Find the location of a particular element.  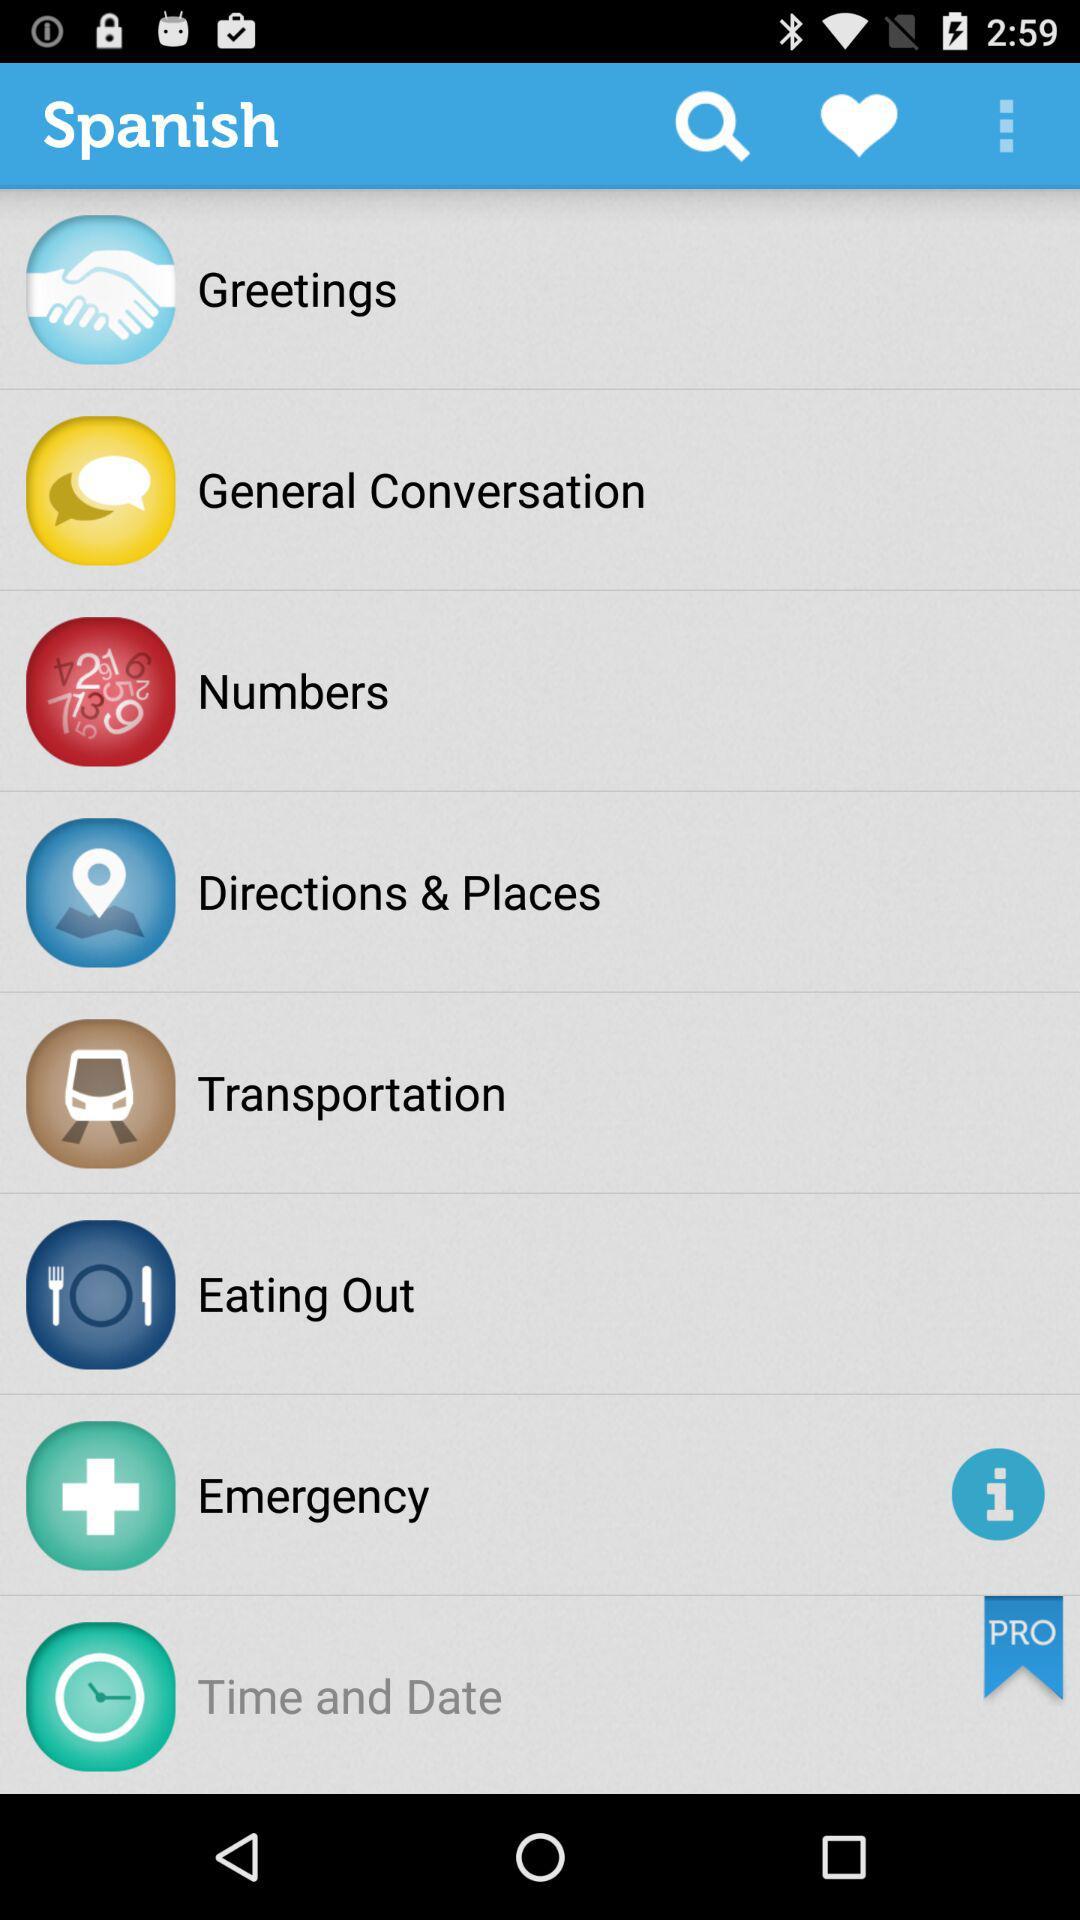

emergency at the bottom is located at coordinates (570, 1494).